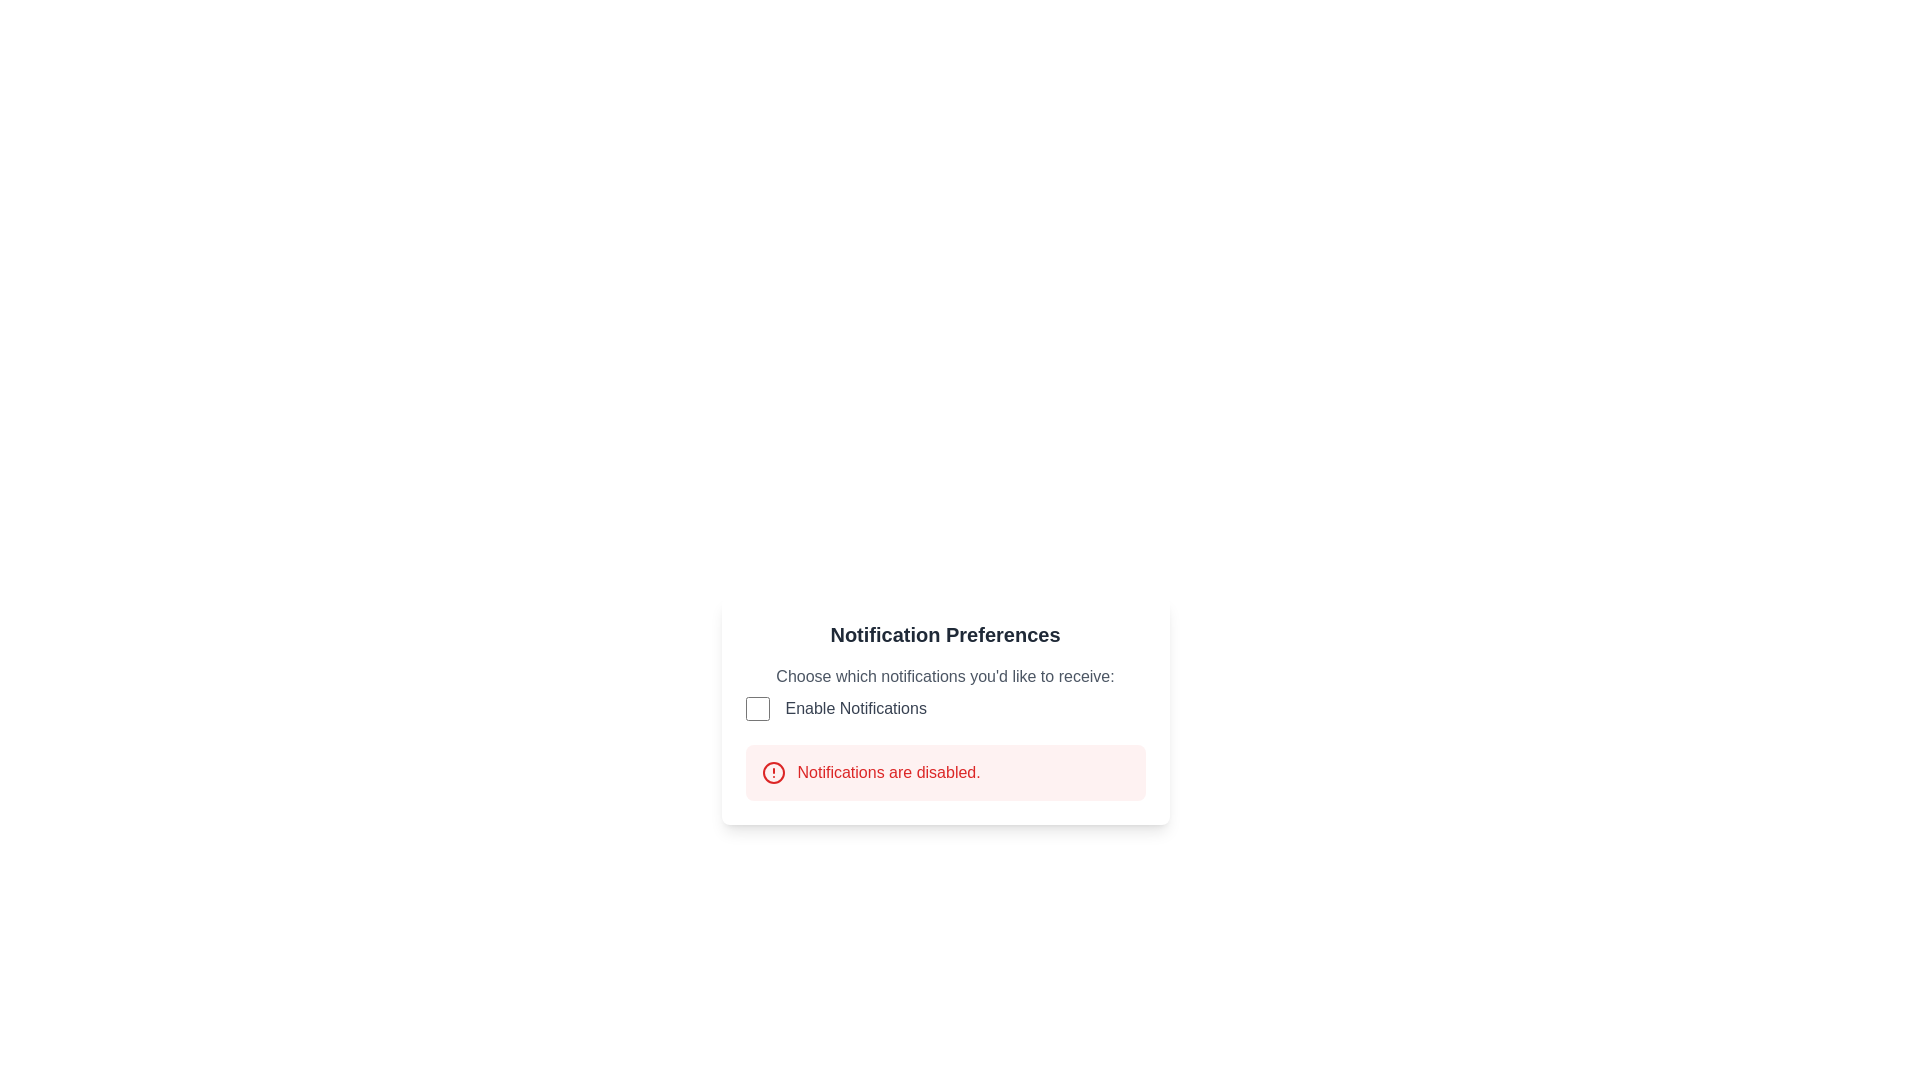  Describe the element at coordinates (944, 771) in the screenshot. I see `the informational alert box indicating that notifications are disabled, located at the bottom of the 'Notification Preferences' card` at that location.